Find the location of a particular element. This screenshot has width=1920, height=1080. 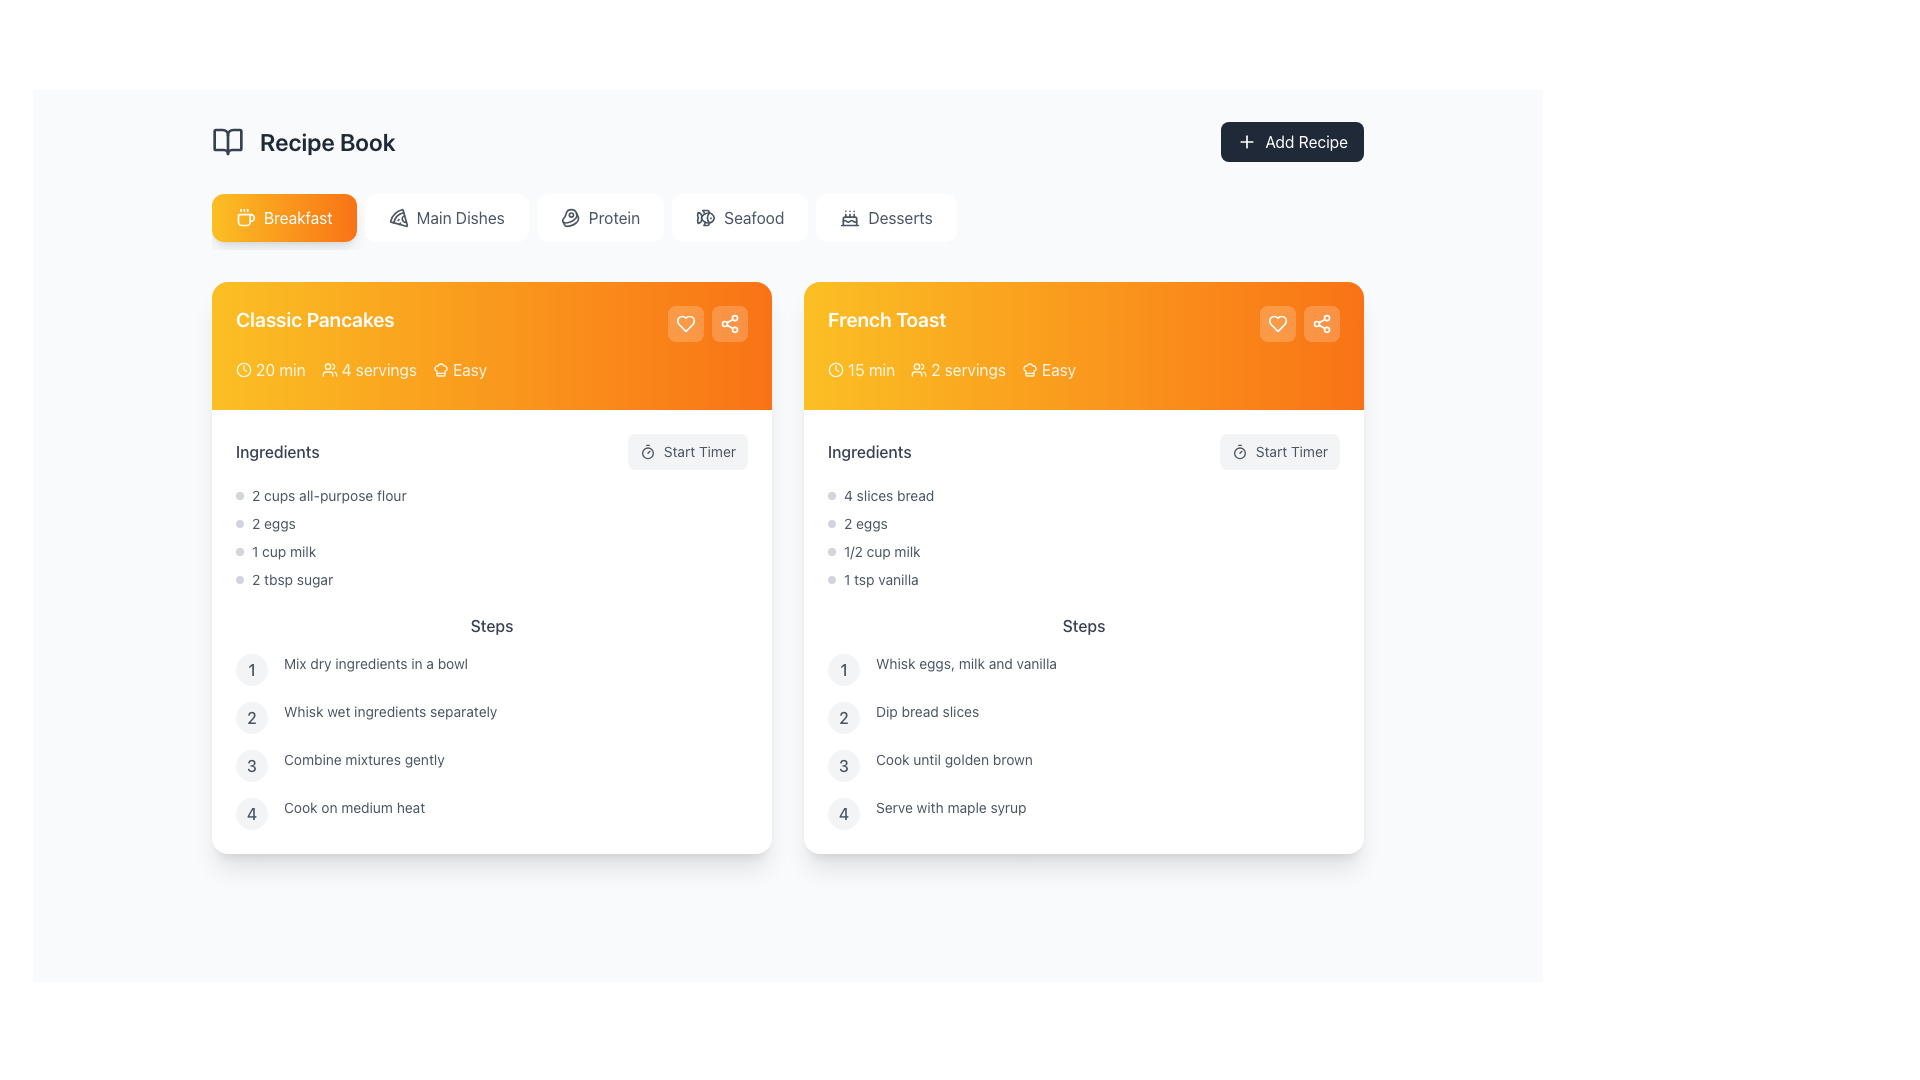

the label text within the 'Start Timer' button in the 'French Toast' recipe card to indicate its functionality is located at coordinates (1291, 451).